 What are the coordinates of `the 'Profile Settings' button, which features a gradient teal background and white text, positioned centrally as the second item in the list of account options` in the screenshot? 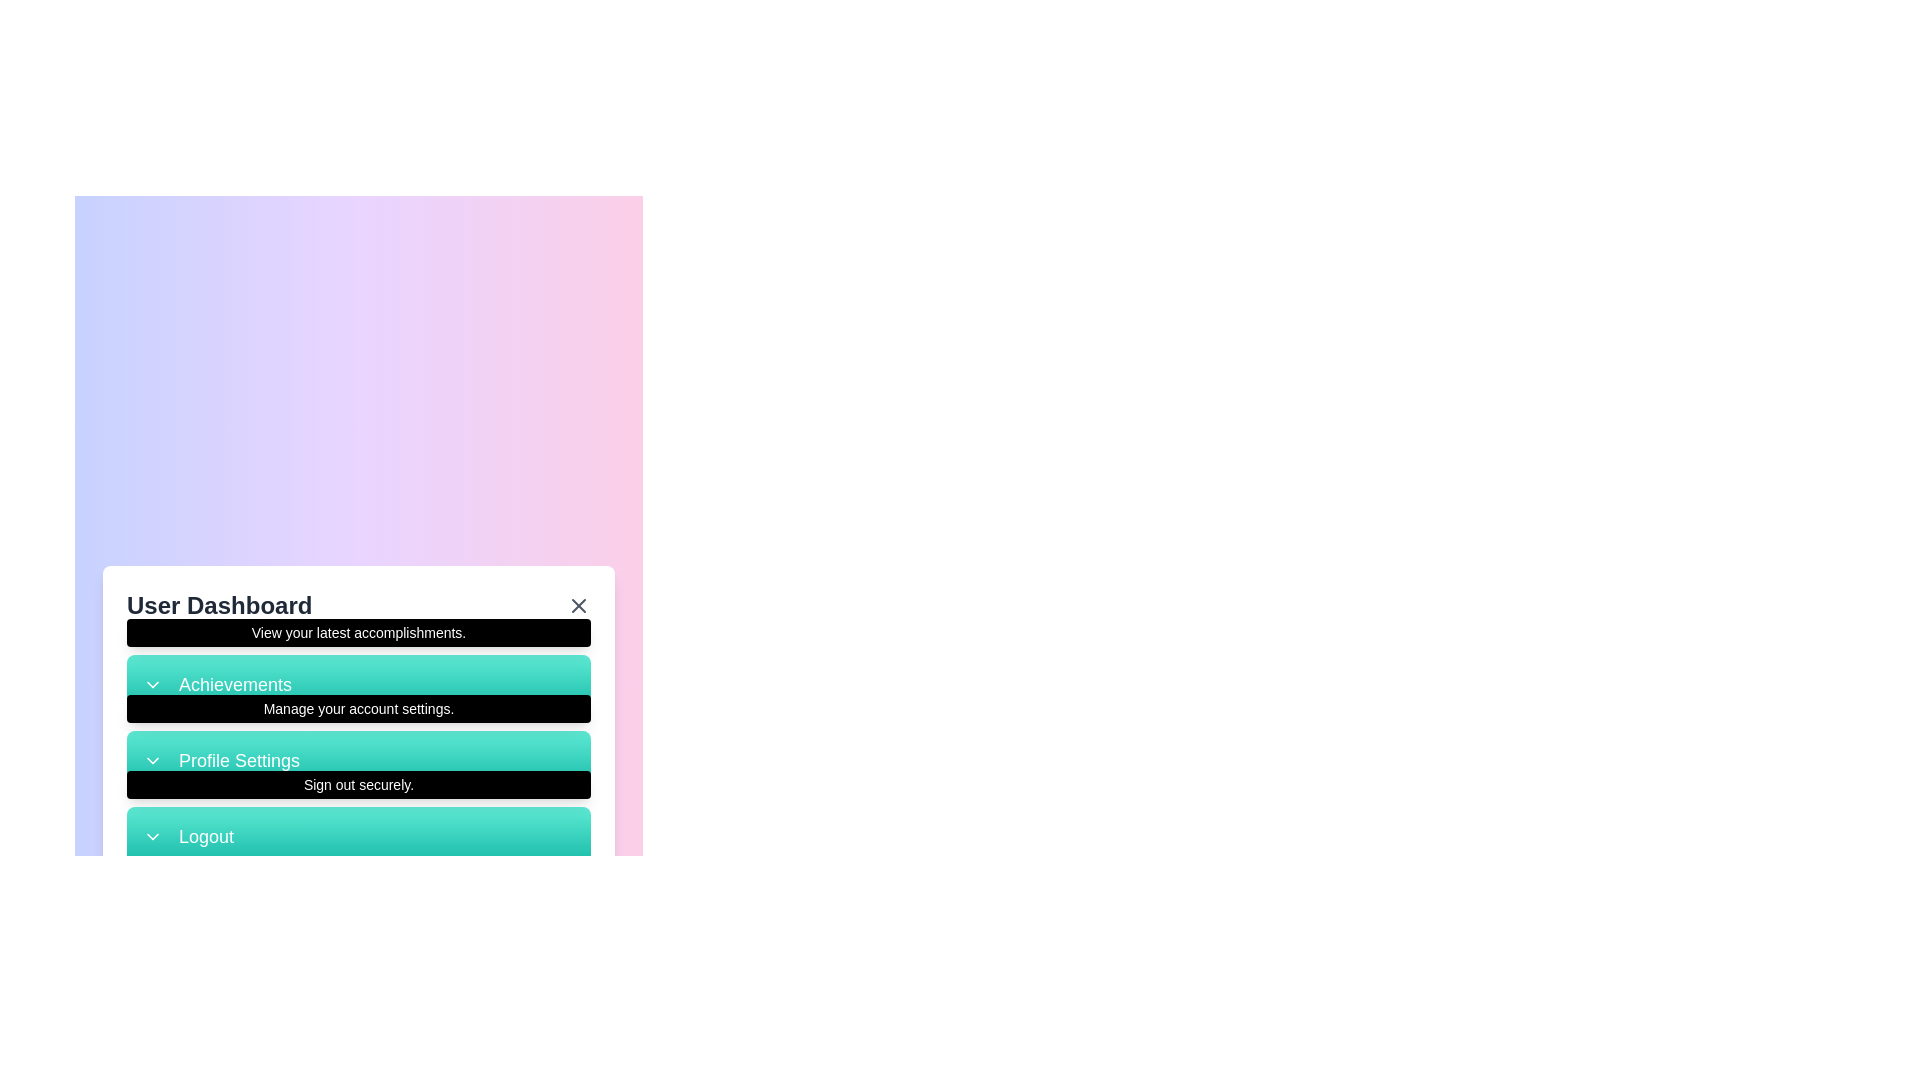 It's located at (359, 760).